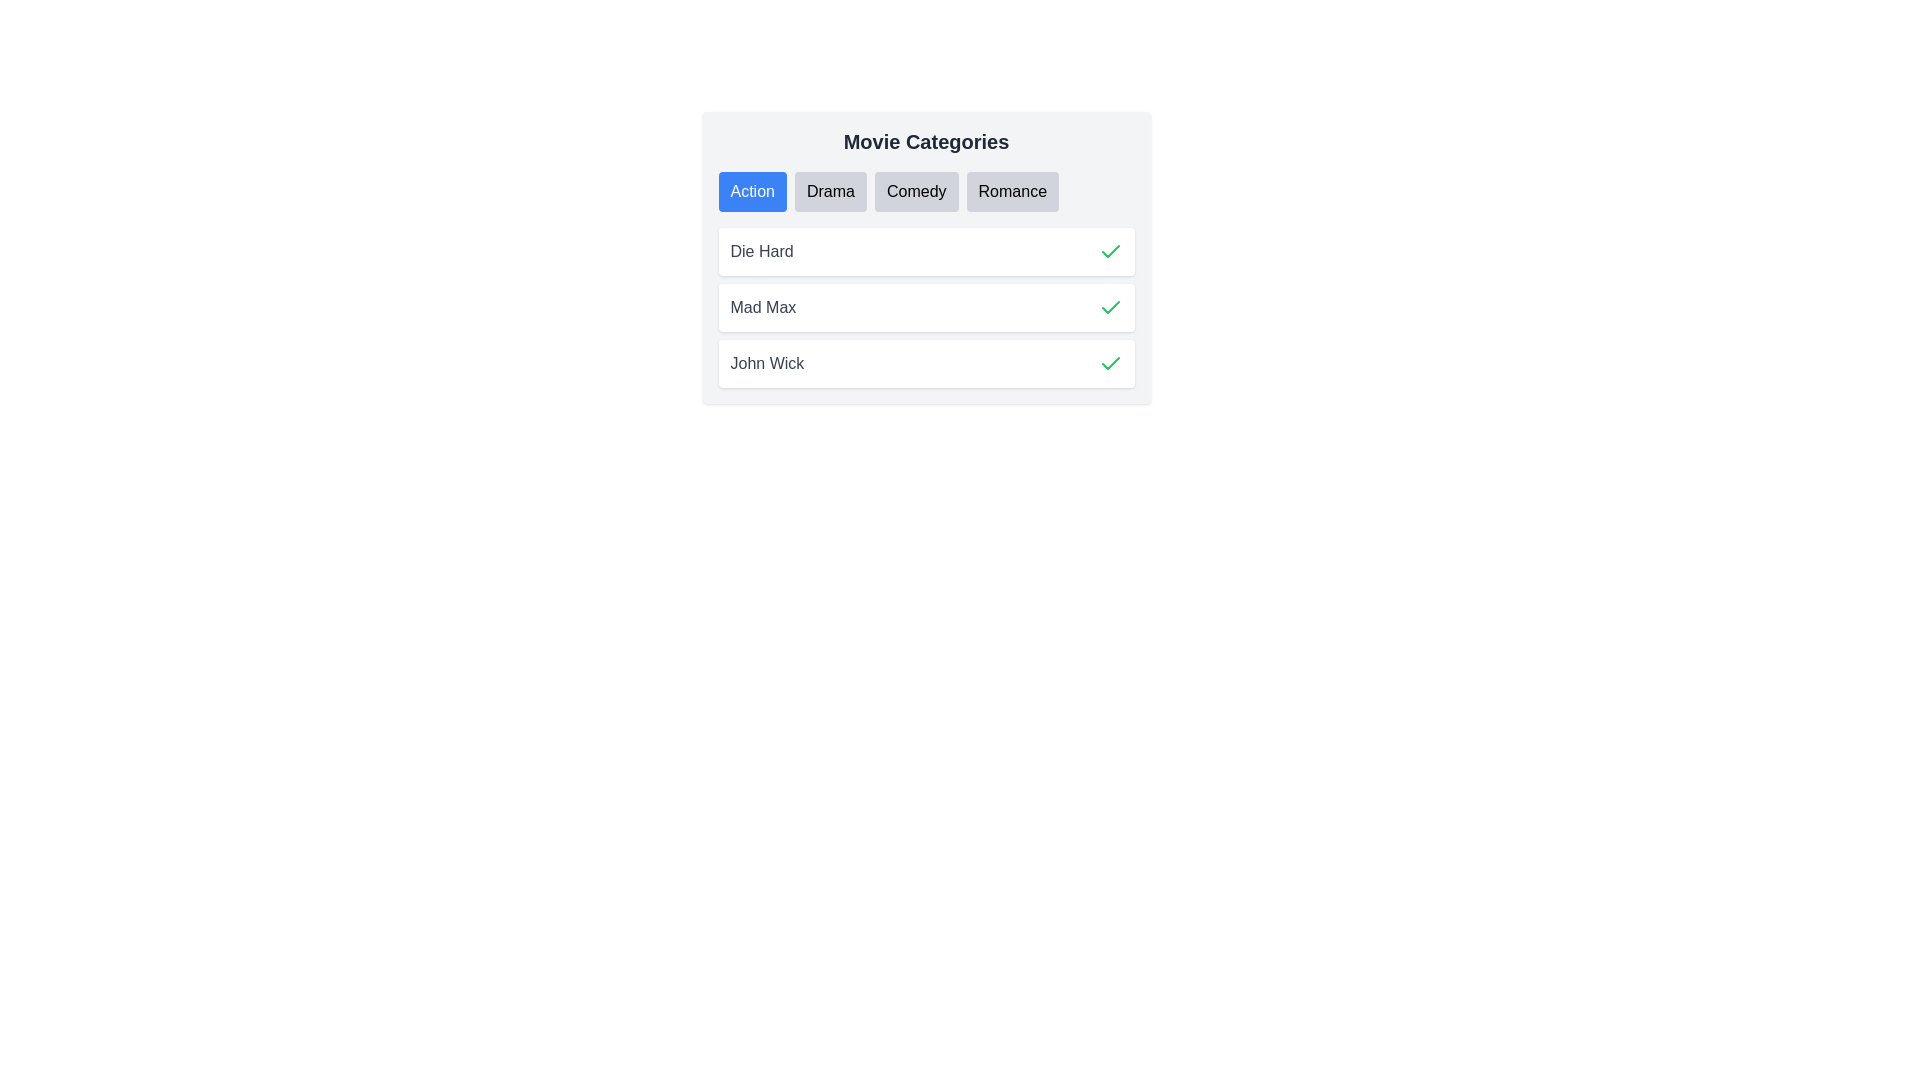 The image size is (1920, 1080). What do you see at coordinates (915, 192) in the screenshot?
I see `the 'Comedy' button, which is the third button in a horizontal list below the 'Movie Categories' heading` at bounding box center [915, 192].